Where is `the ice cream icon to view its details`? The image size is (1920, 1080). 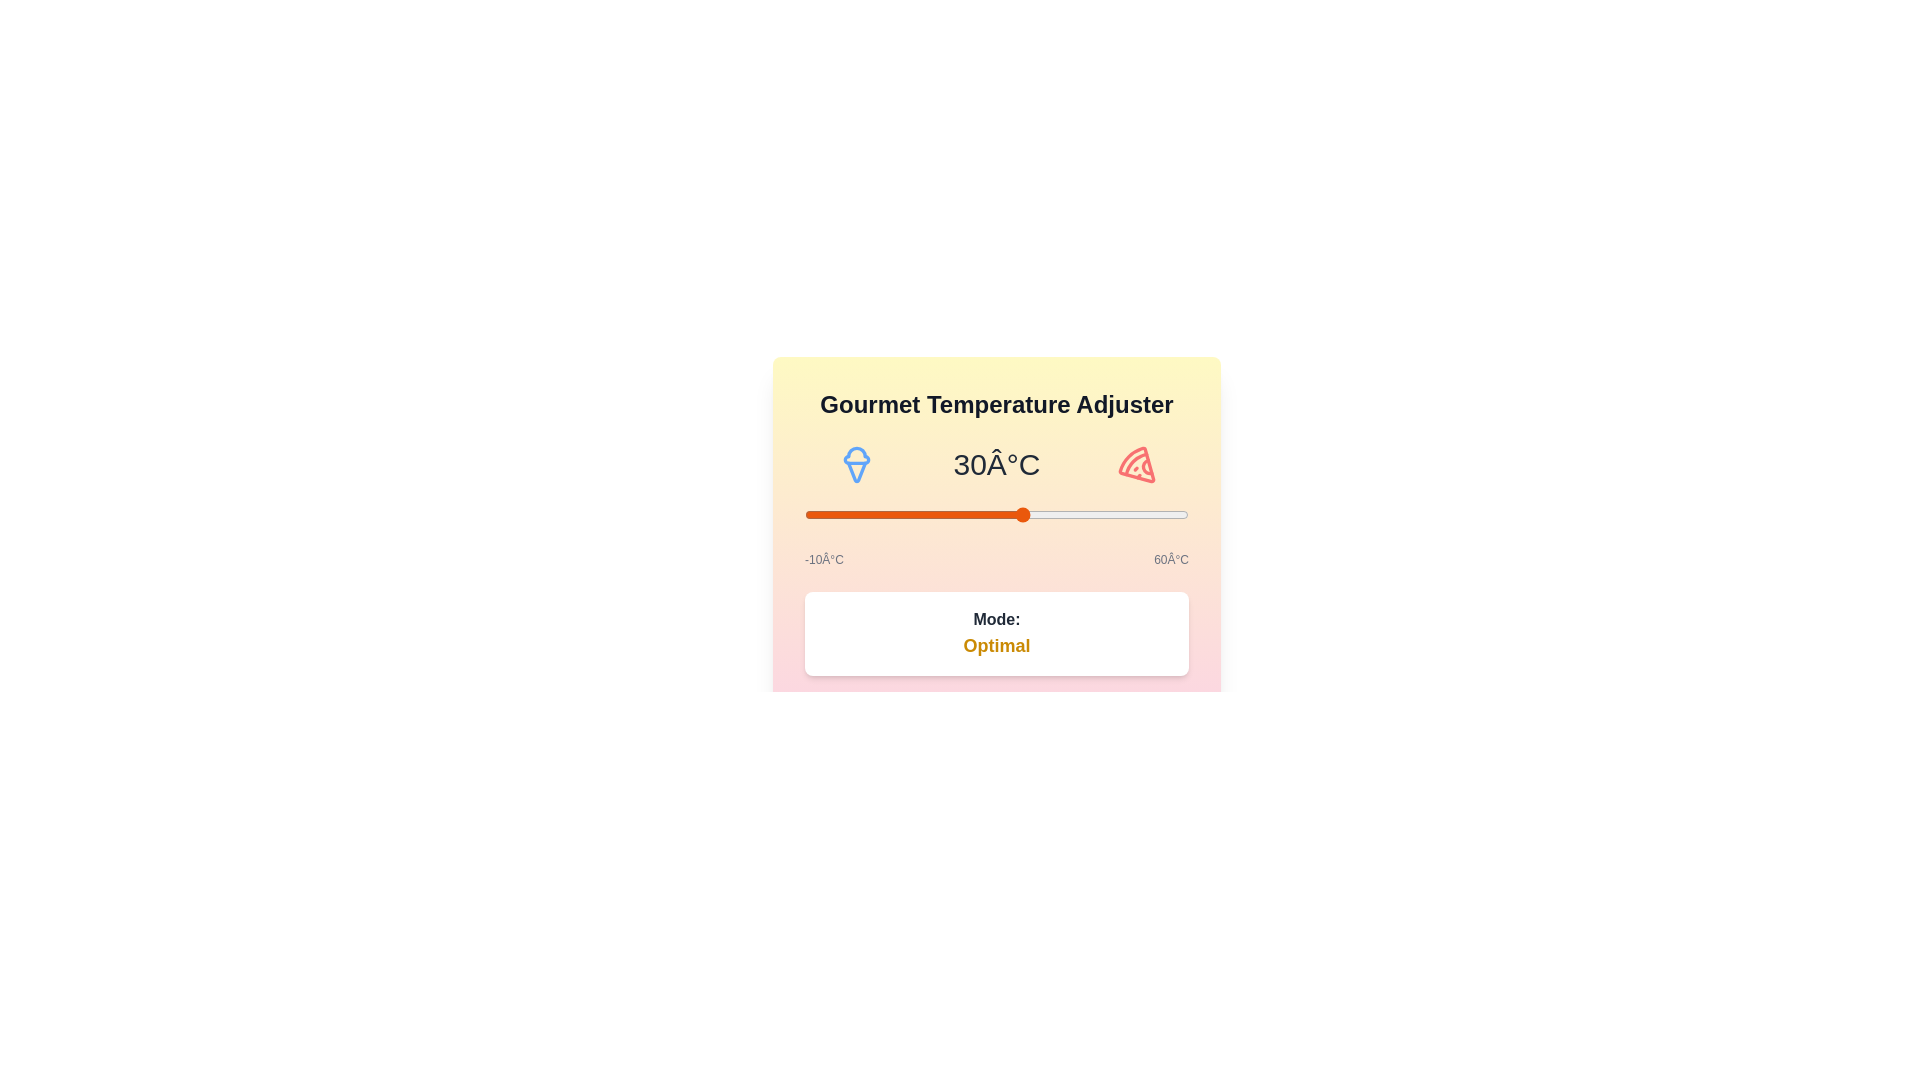
the ice cream icon to view its details is located at coordinates (857, 465).